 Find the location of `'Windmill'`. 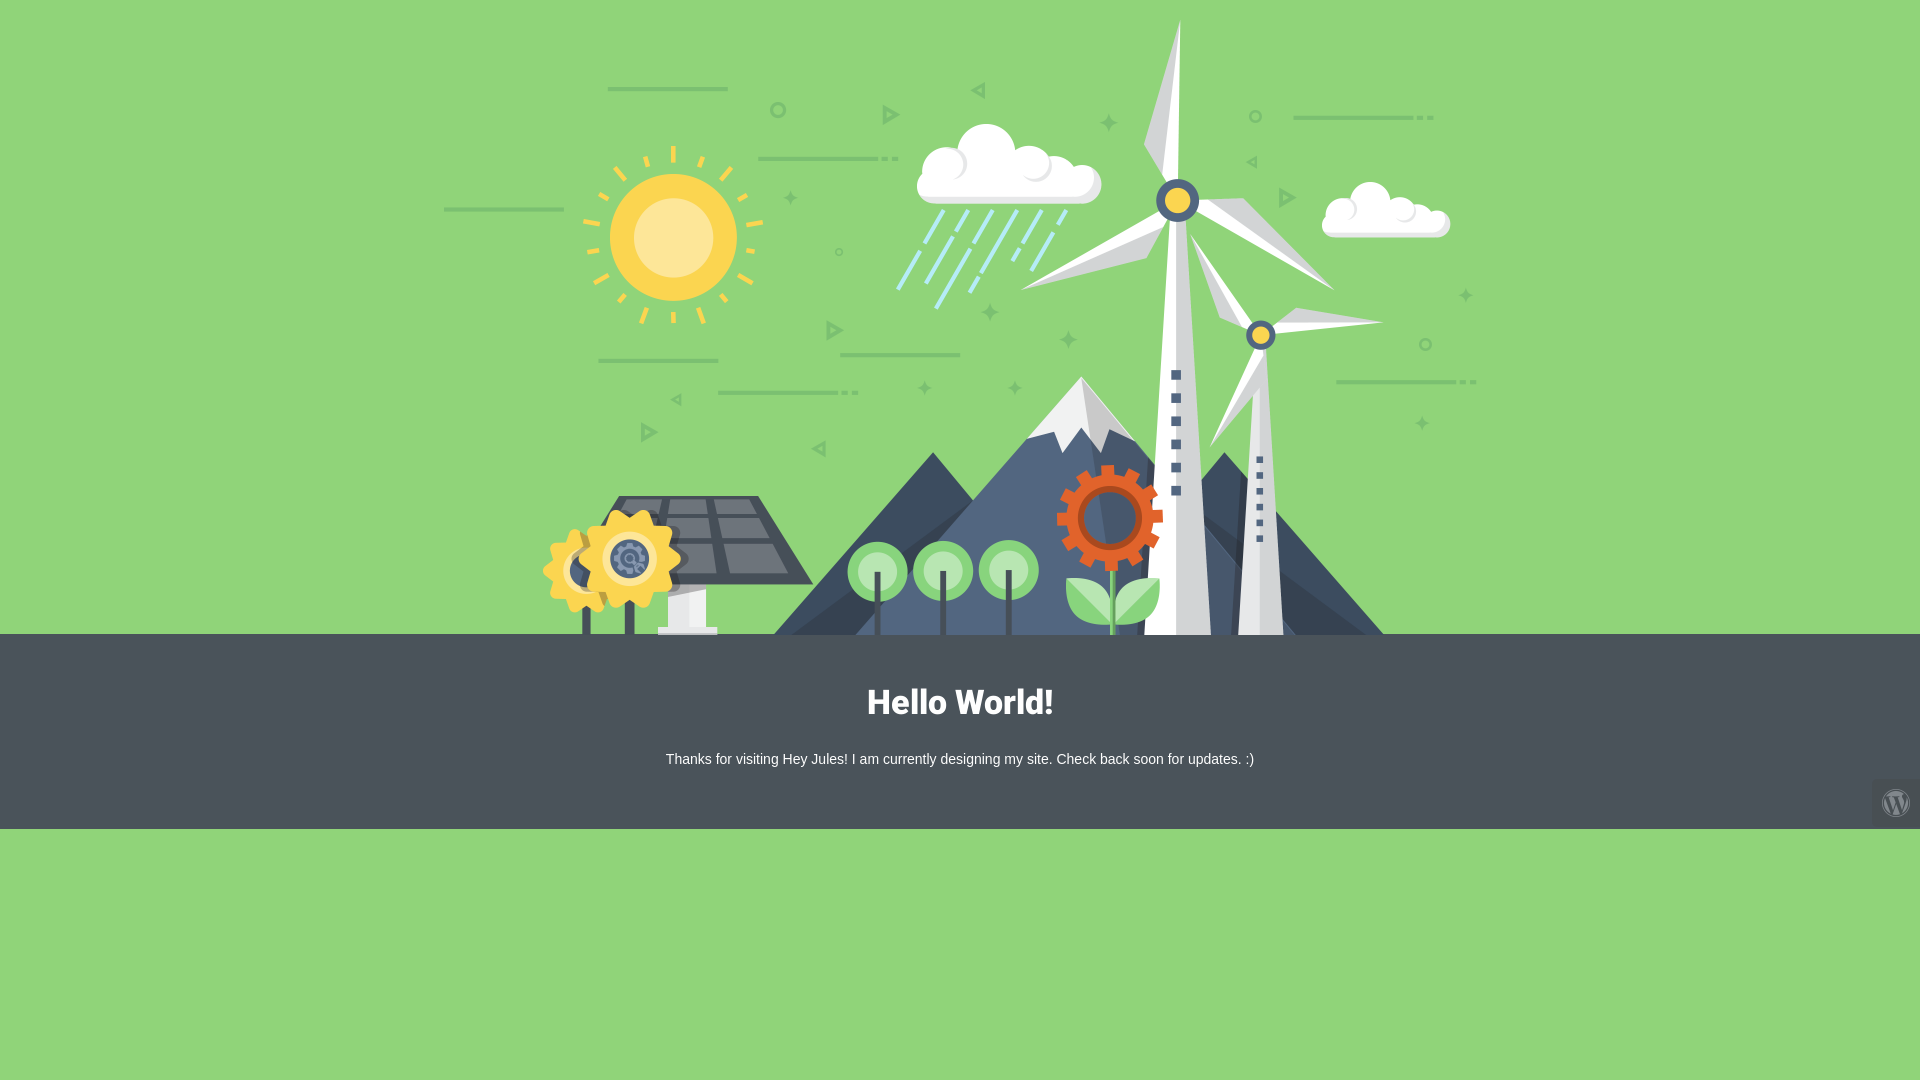

'Windmill' is located at coordinates (960, 326).